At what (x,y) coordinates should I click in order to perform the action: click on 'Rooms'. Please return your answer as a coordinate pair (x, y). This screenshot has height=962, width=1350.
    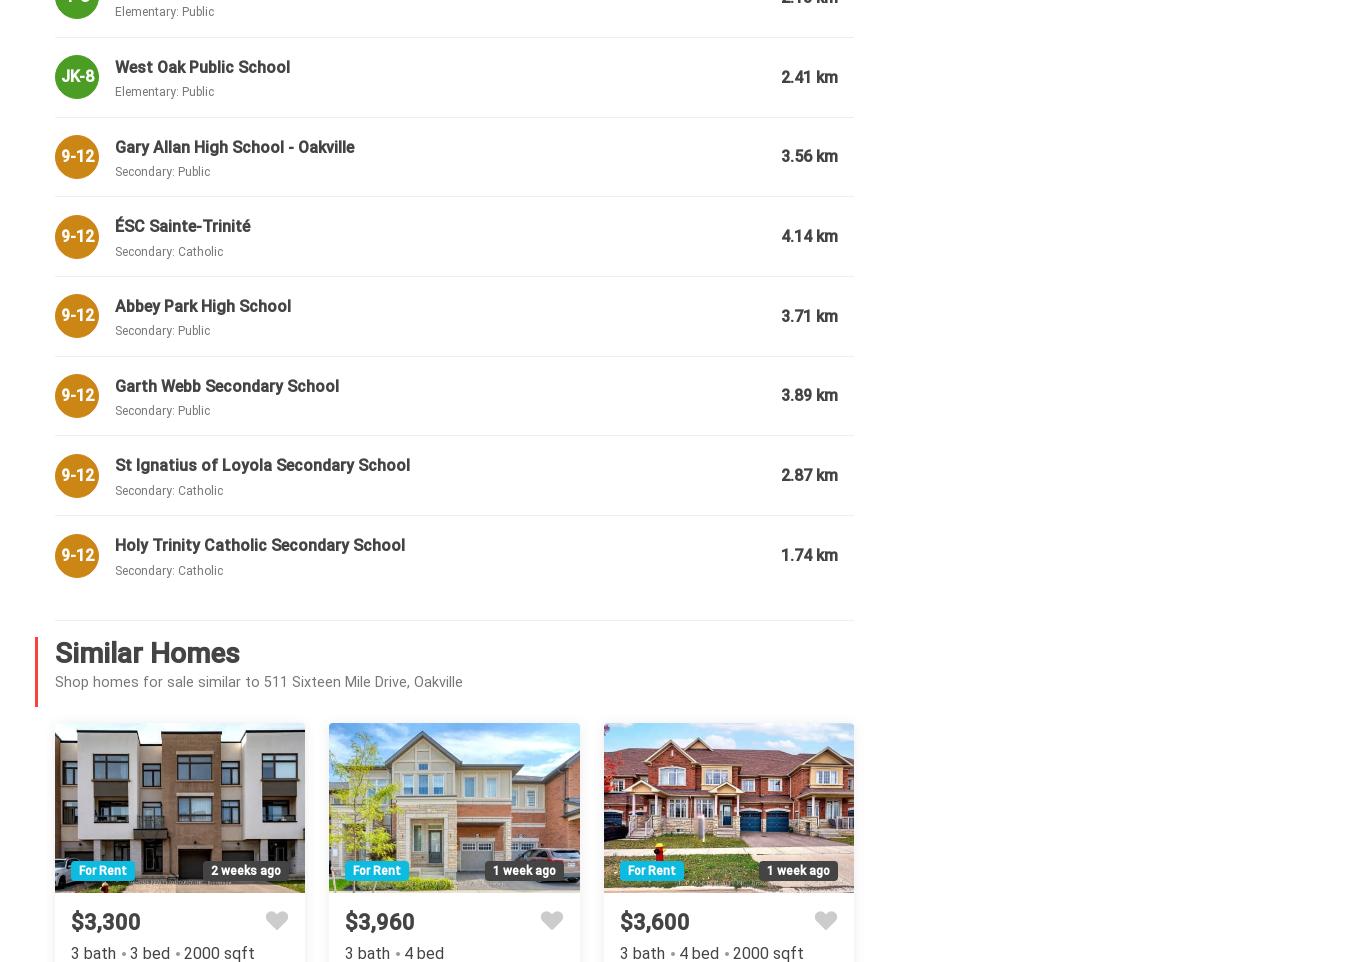
    Looking at the image, I should click on (97, 325).